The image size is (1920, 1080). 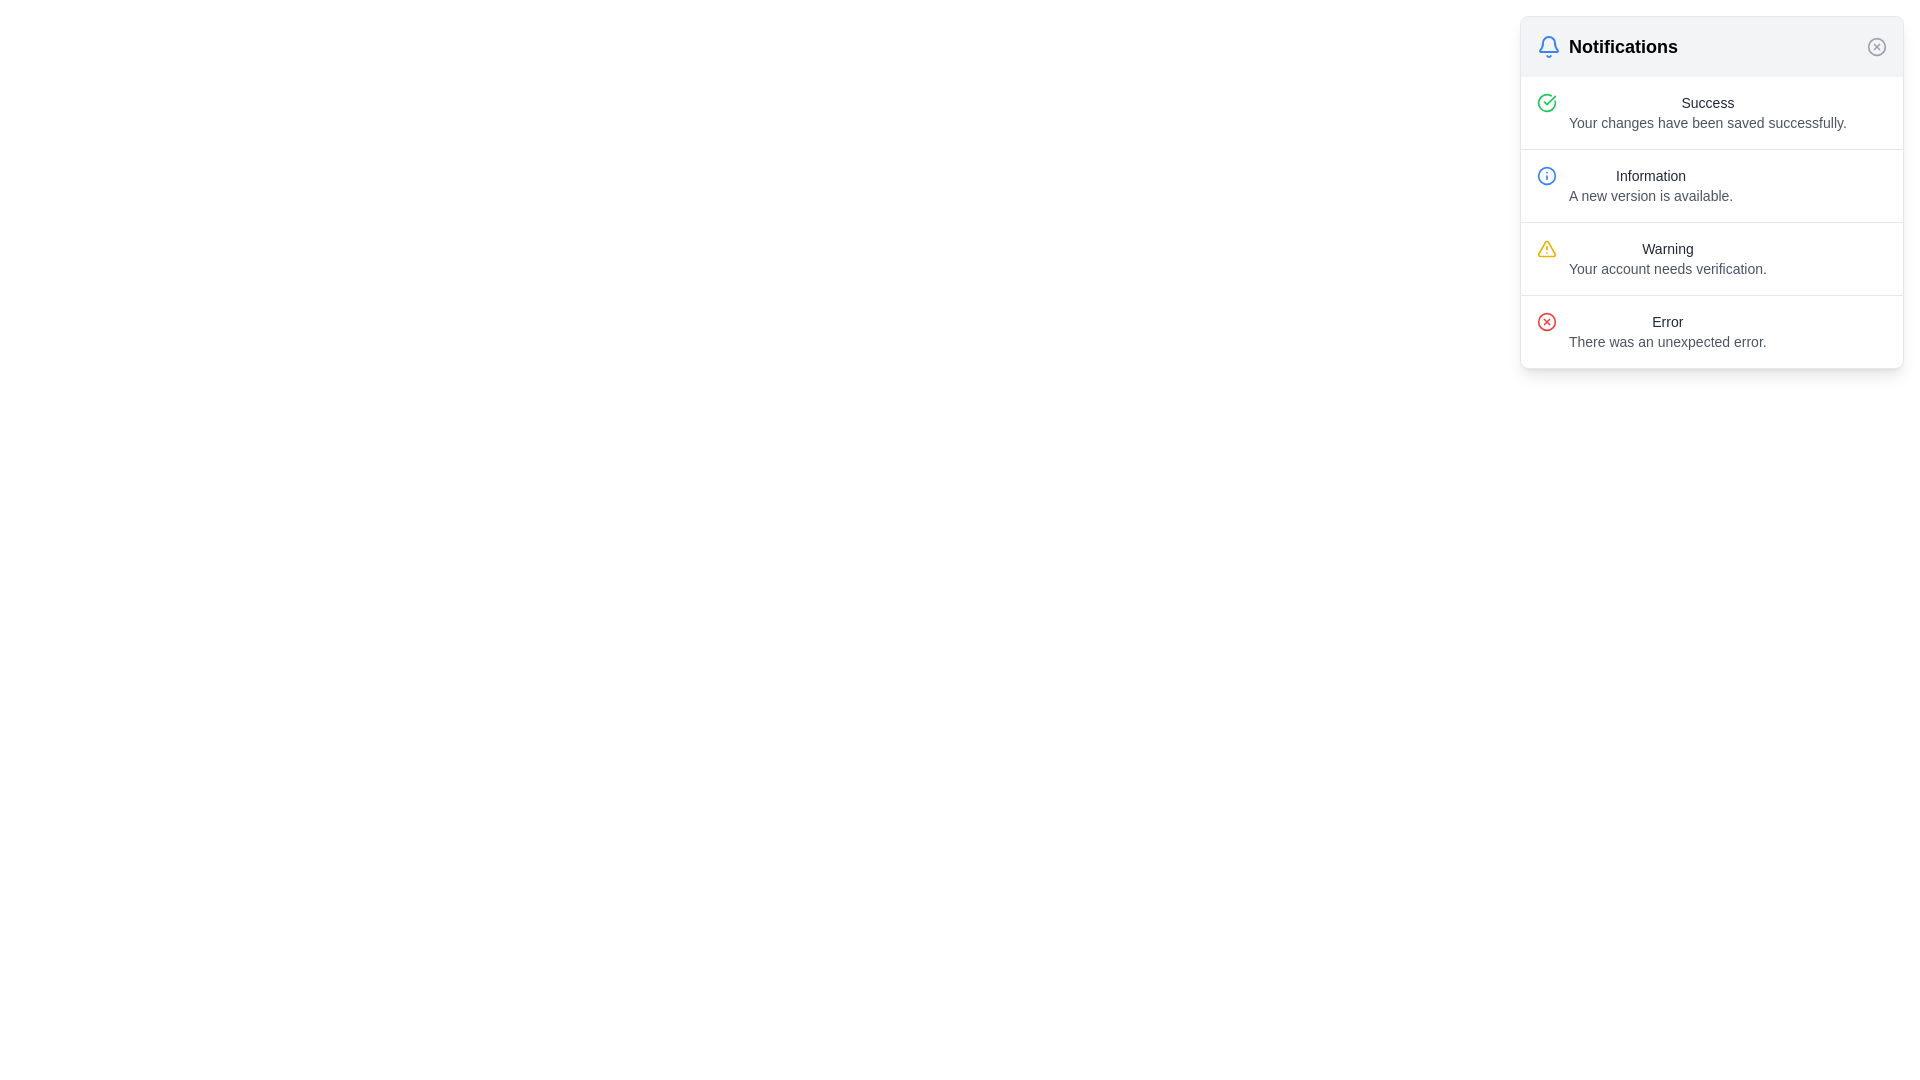 What do you see at coordinates (1548, 45) in the screenshot?
I see `the blue bell icon located in the notification header, positioned to the left of the 'Notifications' text` at bounding box center [1548, 45].